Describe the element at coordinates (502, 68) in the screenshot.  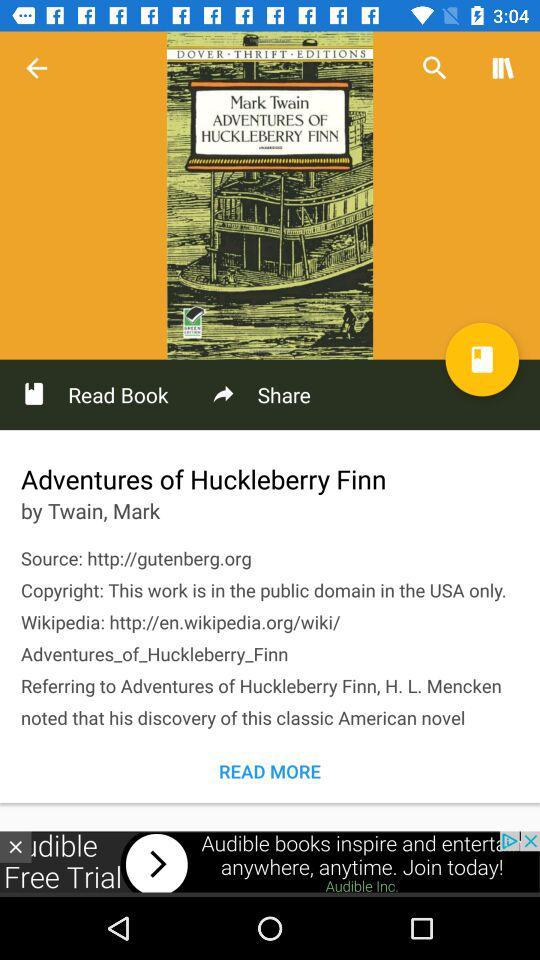
I see `the icon which is next to search icon` at that location.